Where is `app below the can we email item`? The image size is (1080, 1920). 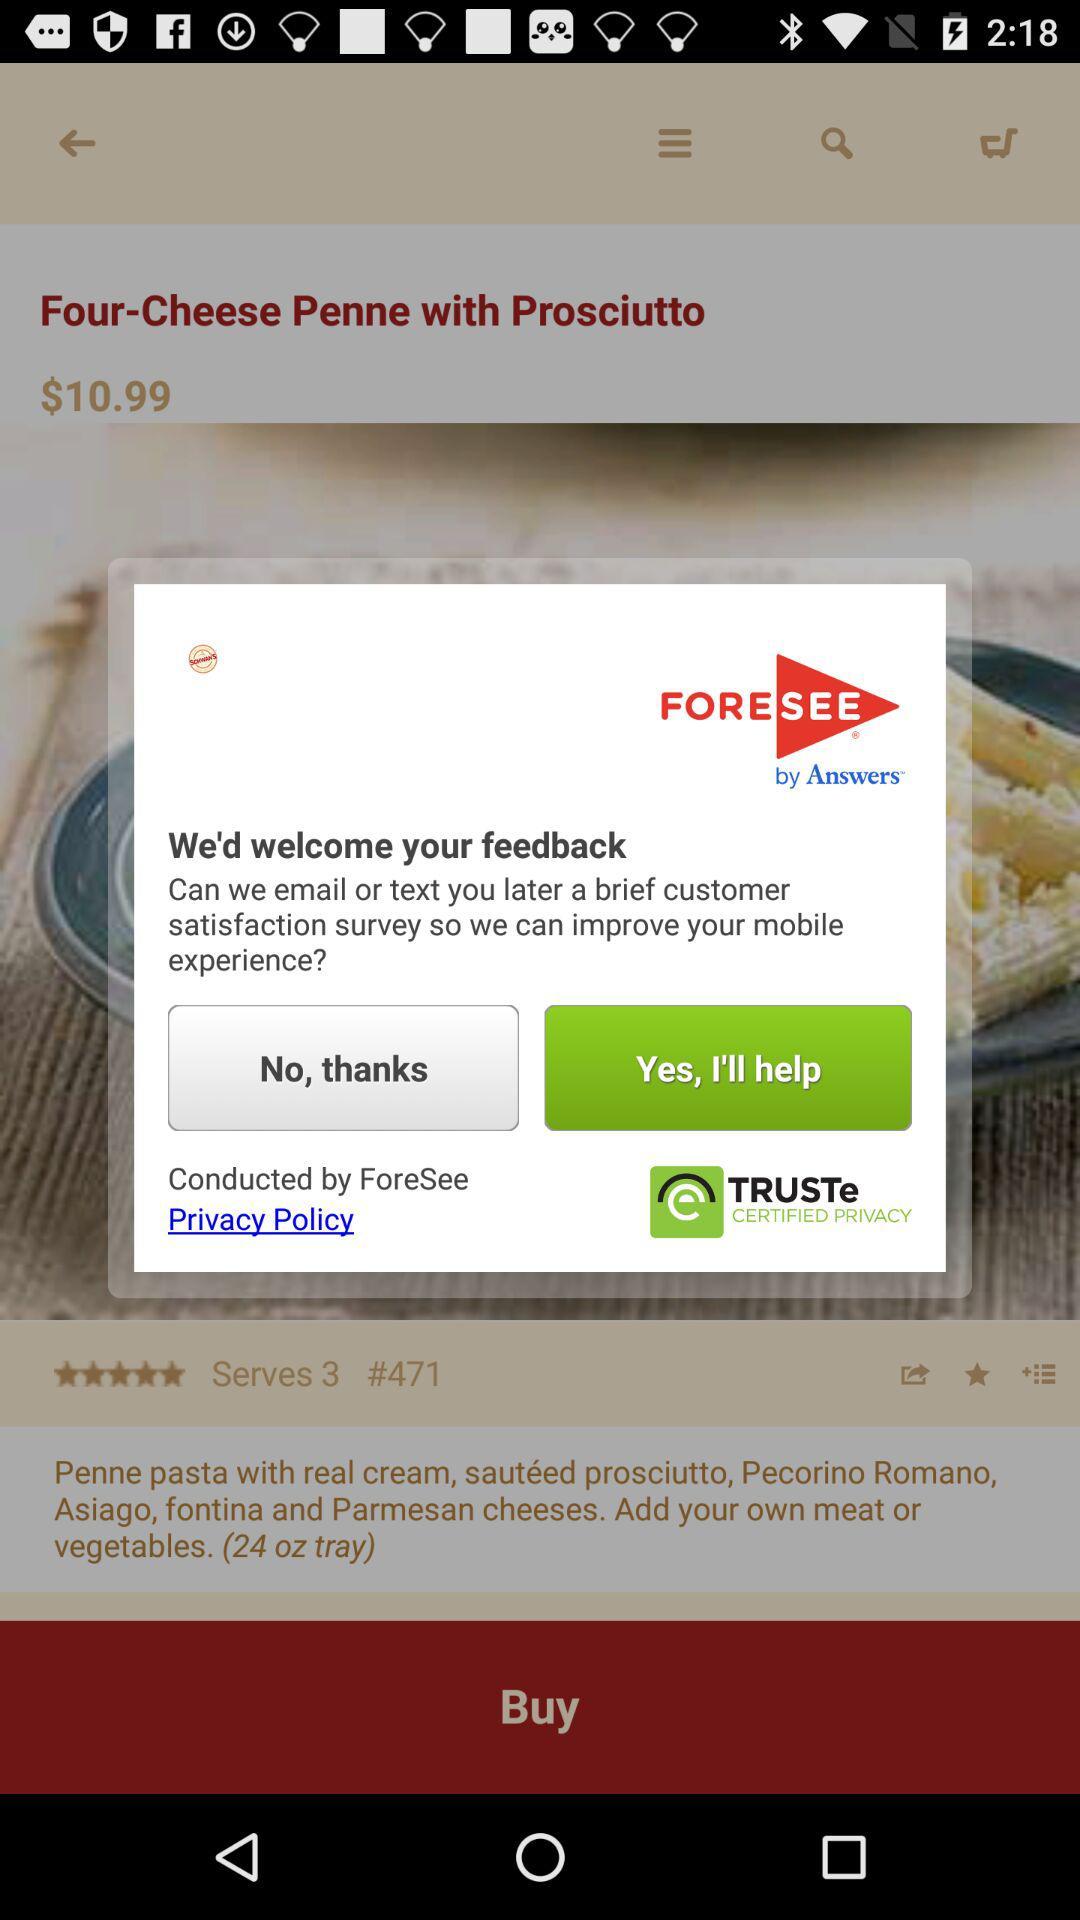
app below the can we email item is located at coordinates (728, 1067).